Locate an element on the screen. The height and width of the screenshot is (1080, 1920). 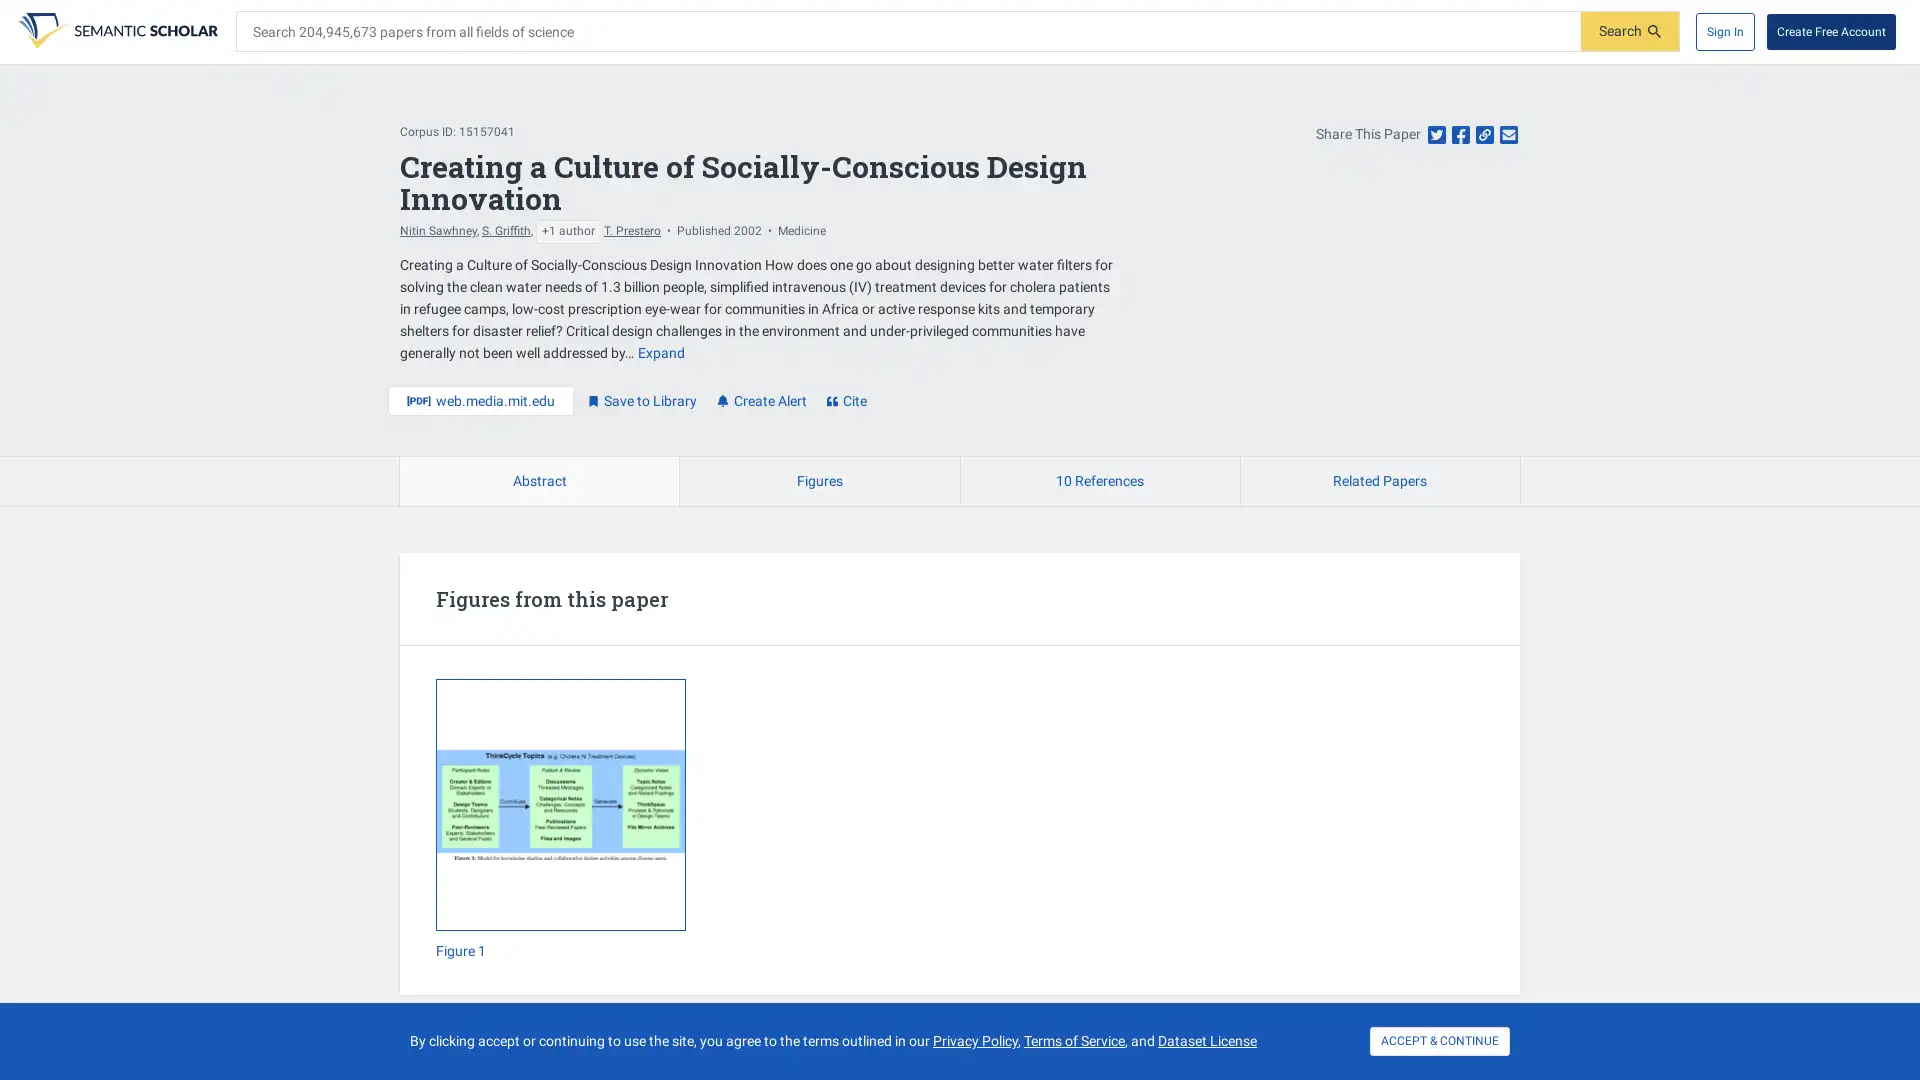
Cite is located at coordinates (846, 401).